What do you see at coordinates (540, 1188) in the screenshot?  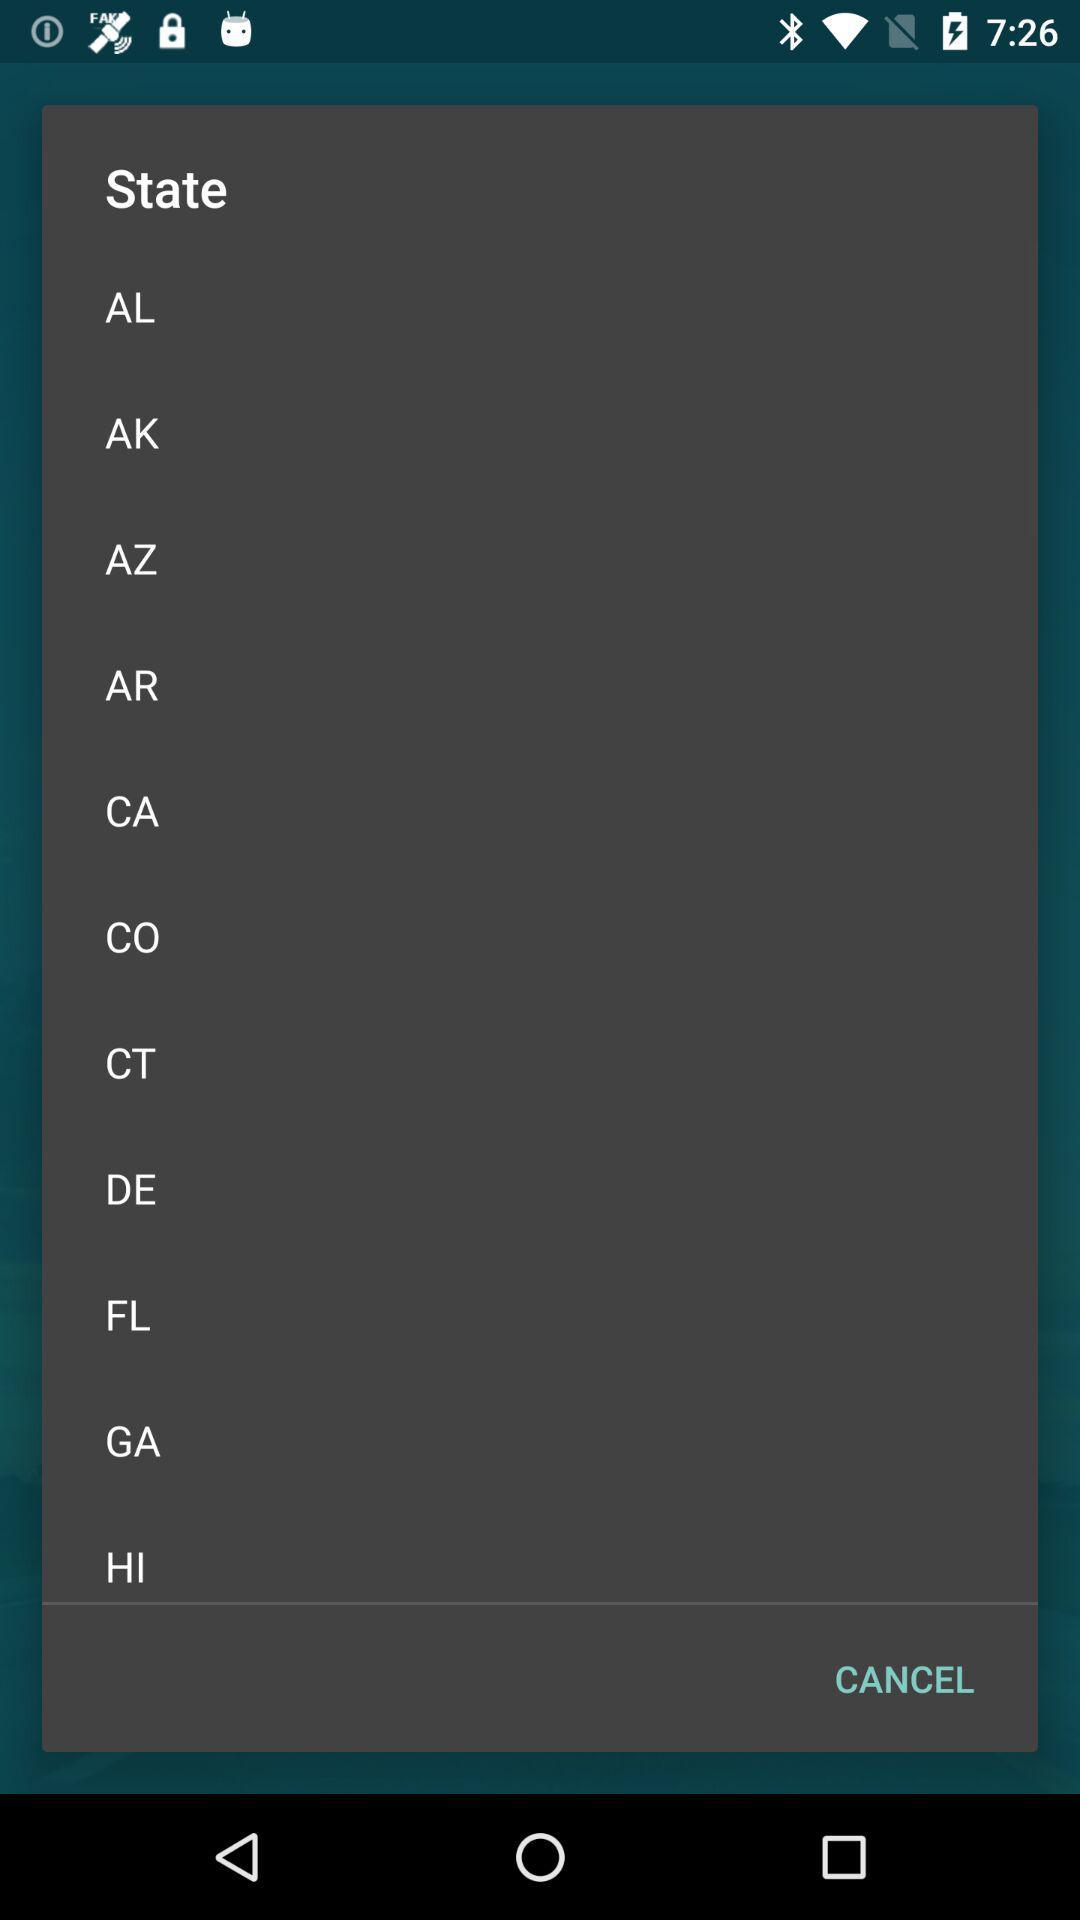 I see `de item` at bounding box center [540, 1188].